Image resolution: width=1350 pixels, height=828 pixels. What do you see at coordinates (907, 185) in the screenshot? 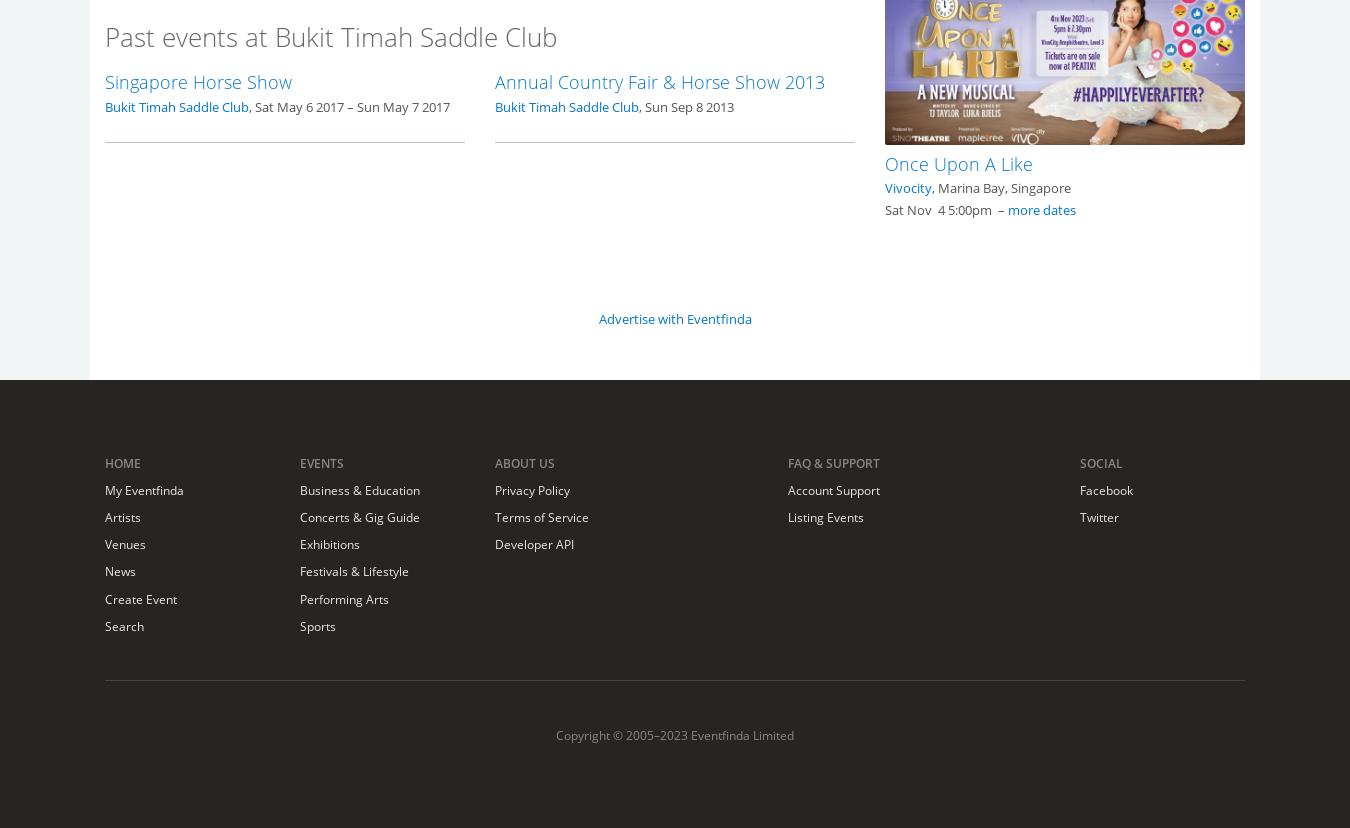
I see `'Vivocity'` at bounding box center [907, 185].